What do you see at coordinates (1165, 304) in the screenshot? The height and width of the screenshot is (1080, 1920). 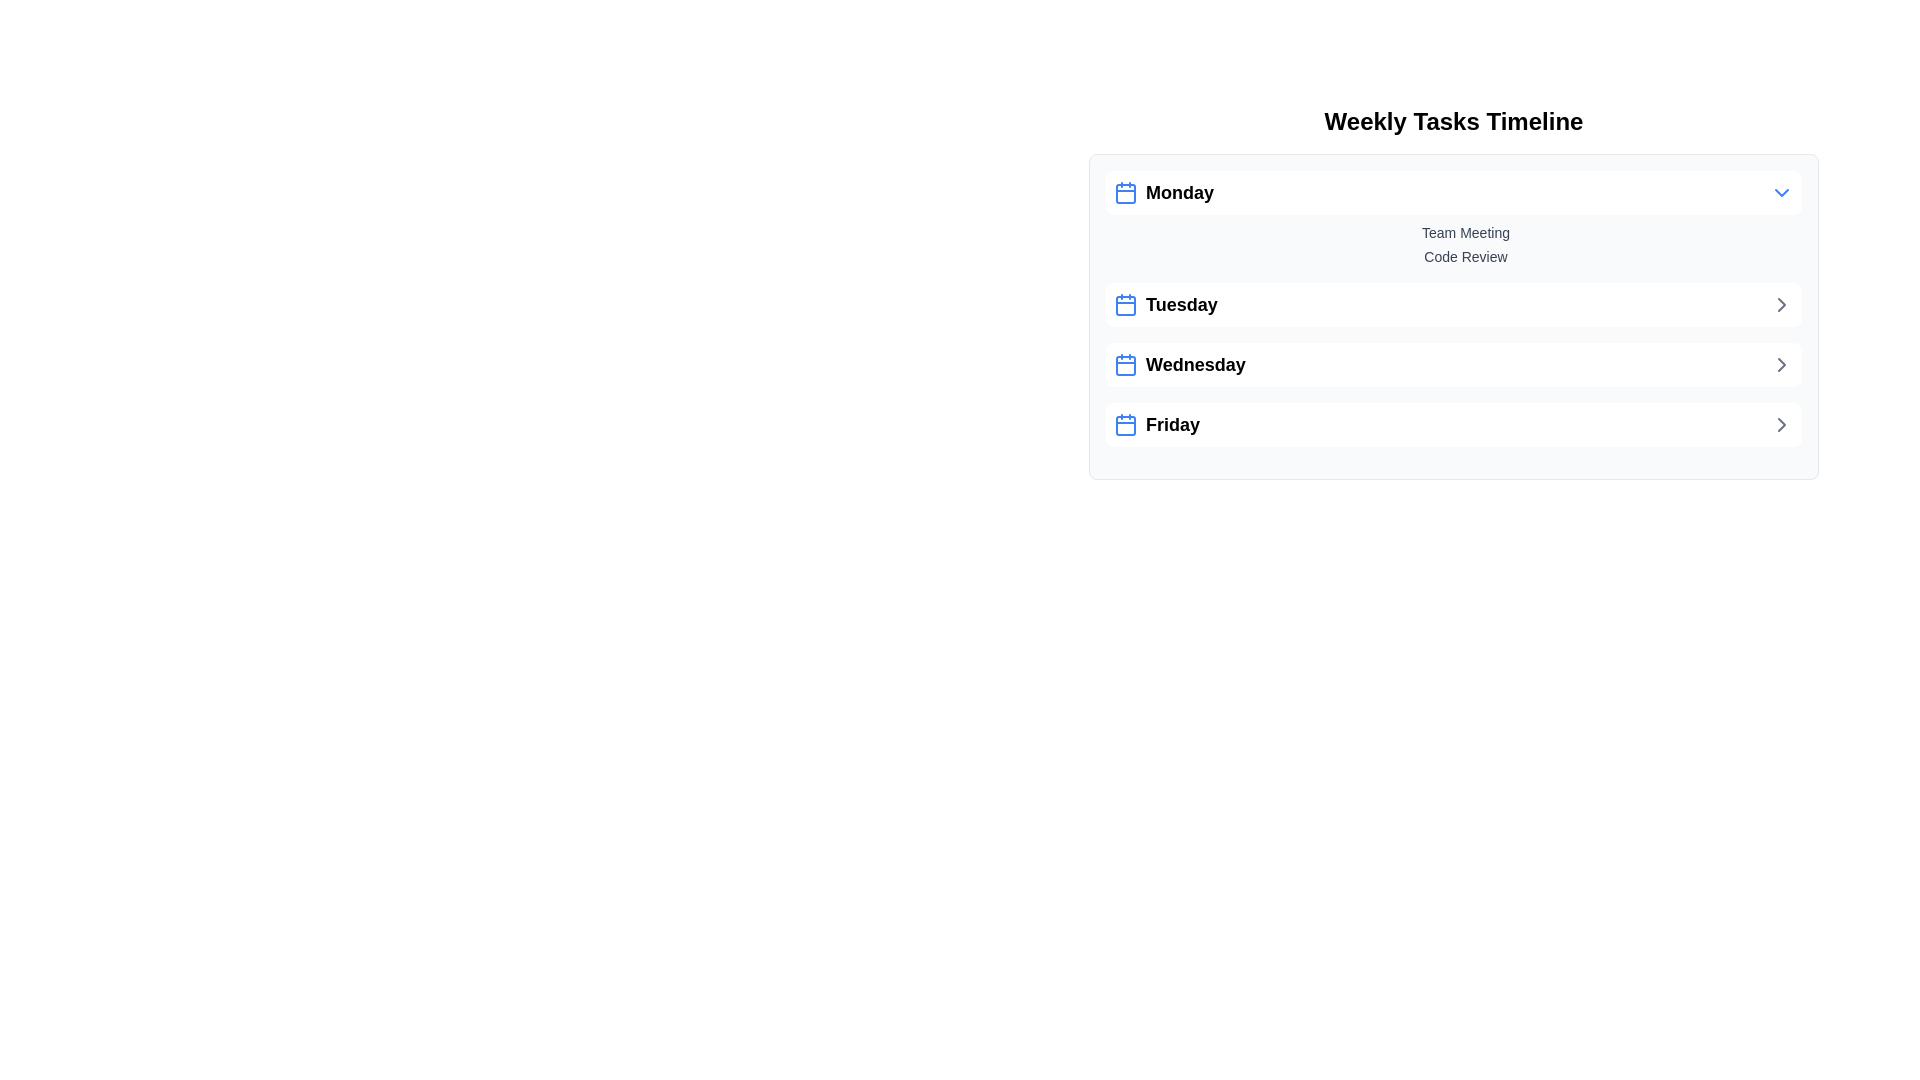 I see `the text label with the blue calendar icon that reads 'Tuesday', which is the second item in the list under 'Weekly Tasks Timeline'` at bounding box center [1165, 304].